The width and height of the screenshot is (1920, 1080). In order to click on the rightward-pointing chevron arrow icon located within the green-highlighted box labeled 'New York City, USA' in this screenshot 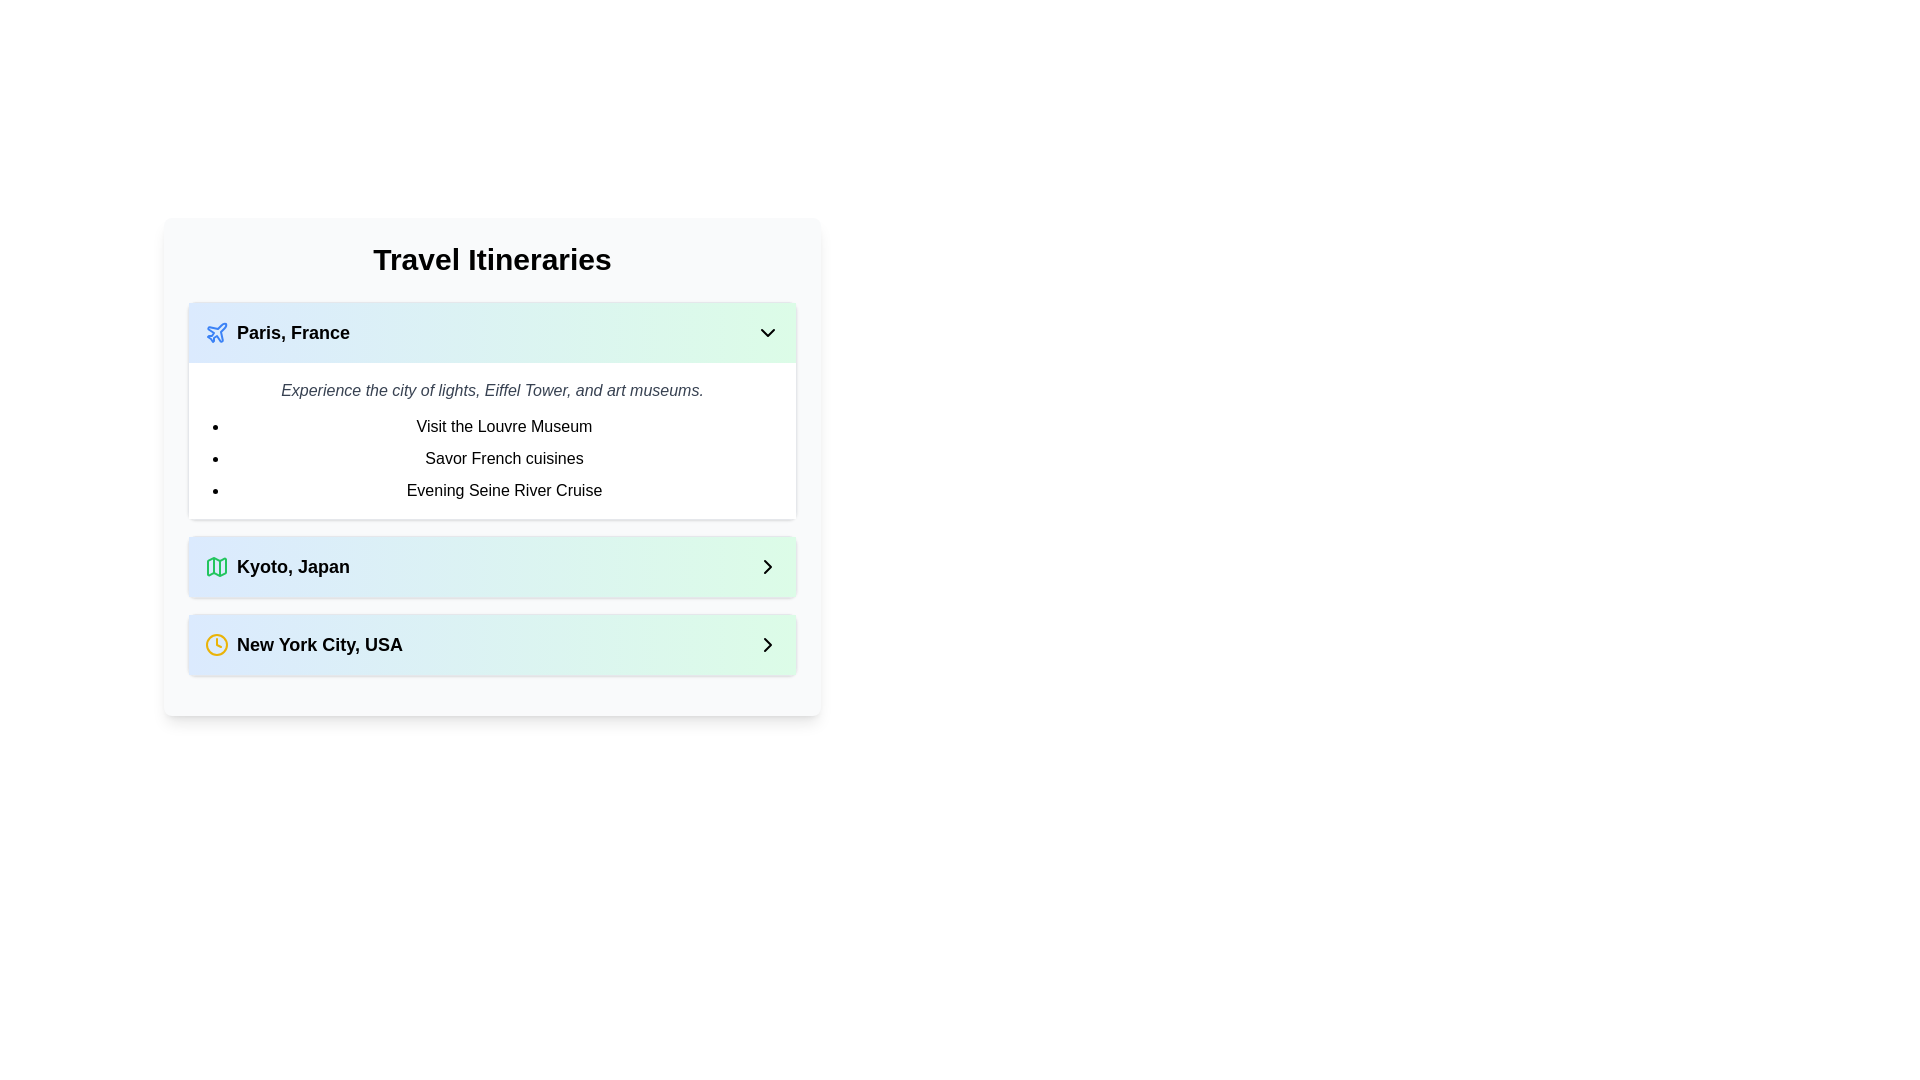, I will do `click(767, 644)`.